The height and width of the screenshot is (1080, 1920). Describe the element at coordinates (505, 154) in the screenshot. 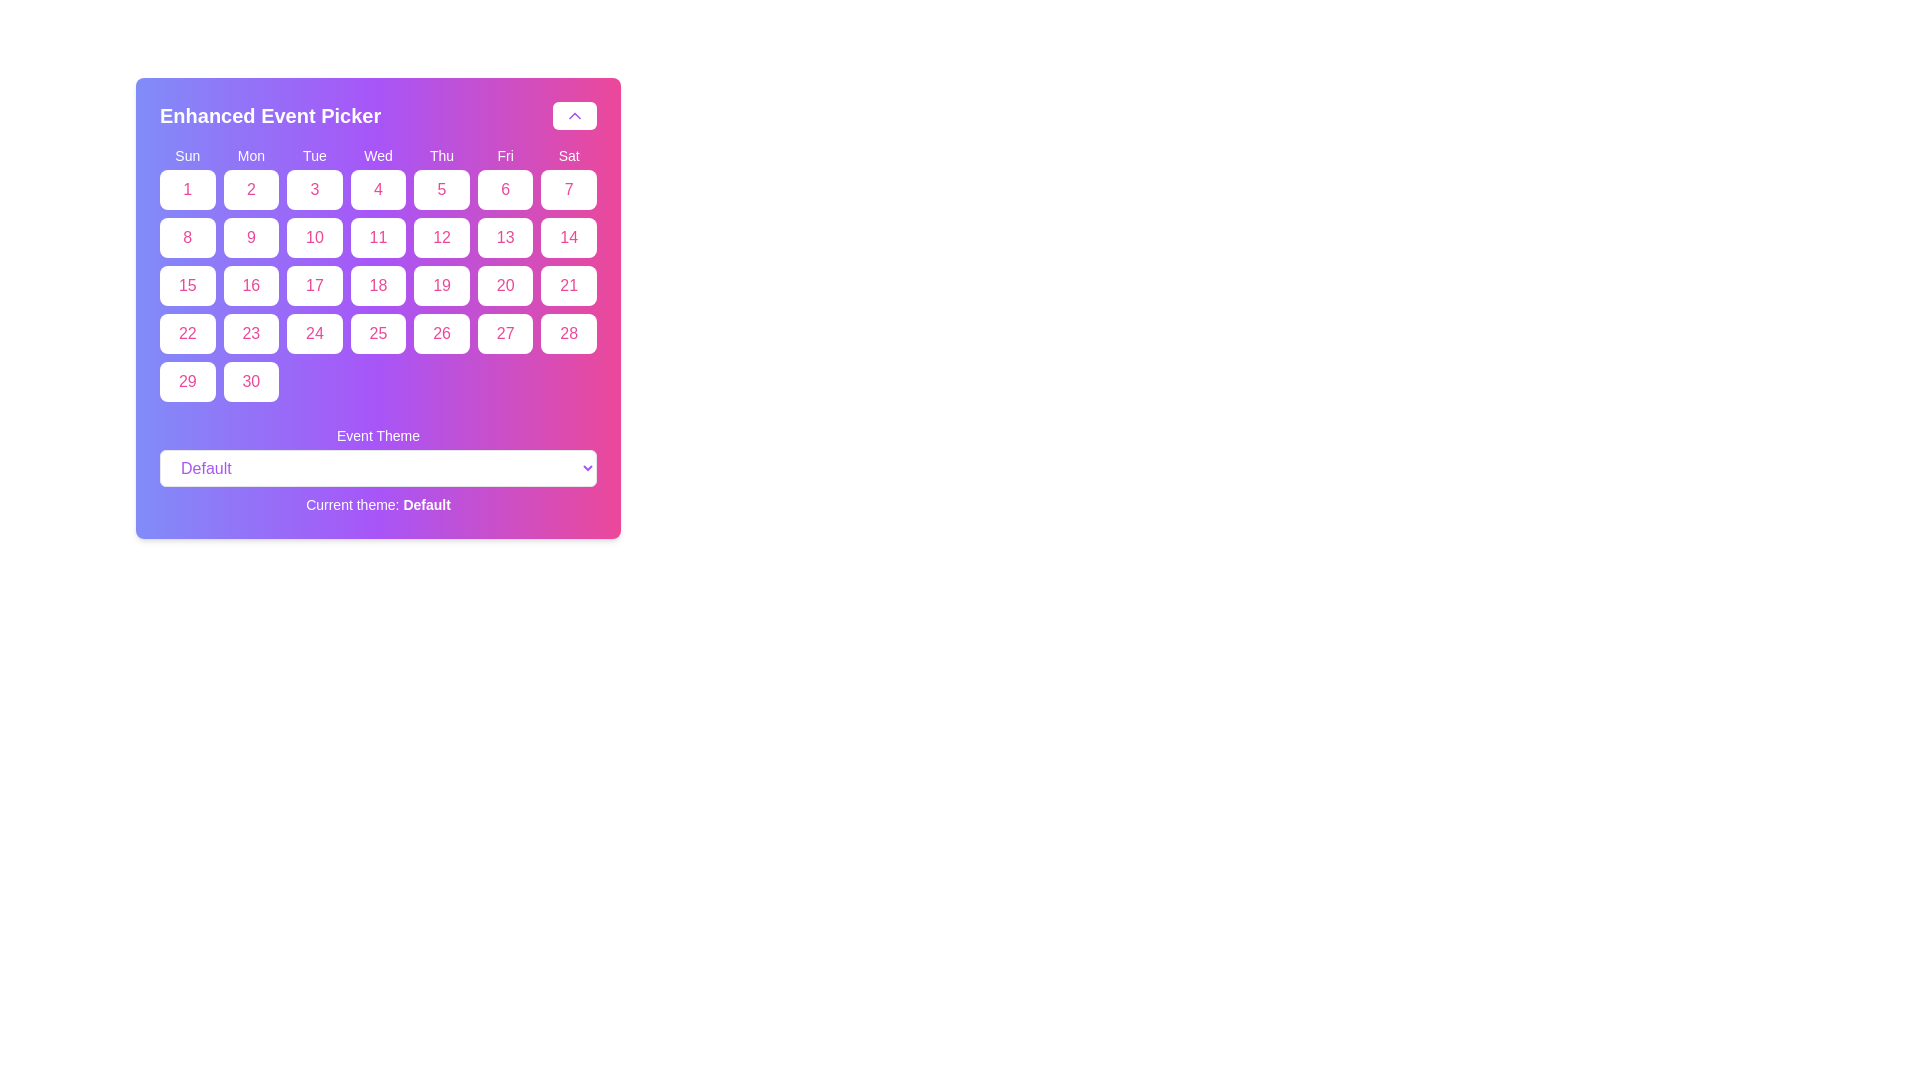

I see `the Text label indicating the day 'Friday' in the calendar interface, located in the sixth column flanked by 'Thu' and 'Sat'` at that location.